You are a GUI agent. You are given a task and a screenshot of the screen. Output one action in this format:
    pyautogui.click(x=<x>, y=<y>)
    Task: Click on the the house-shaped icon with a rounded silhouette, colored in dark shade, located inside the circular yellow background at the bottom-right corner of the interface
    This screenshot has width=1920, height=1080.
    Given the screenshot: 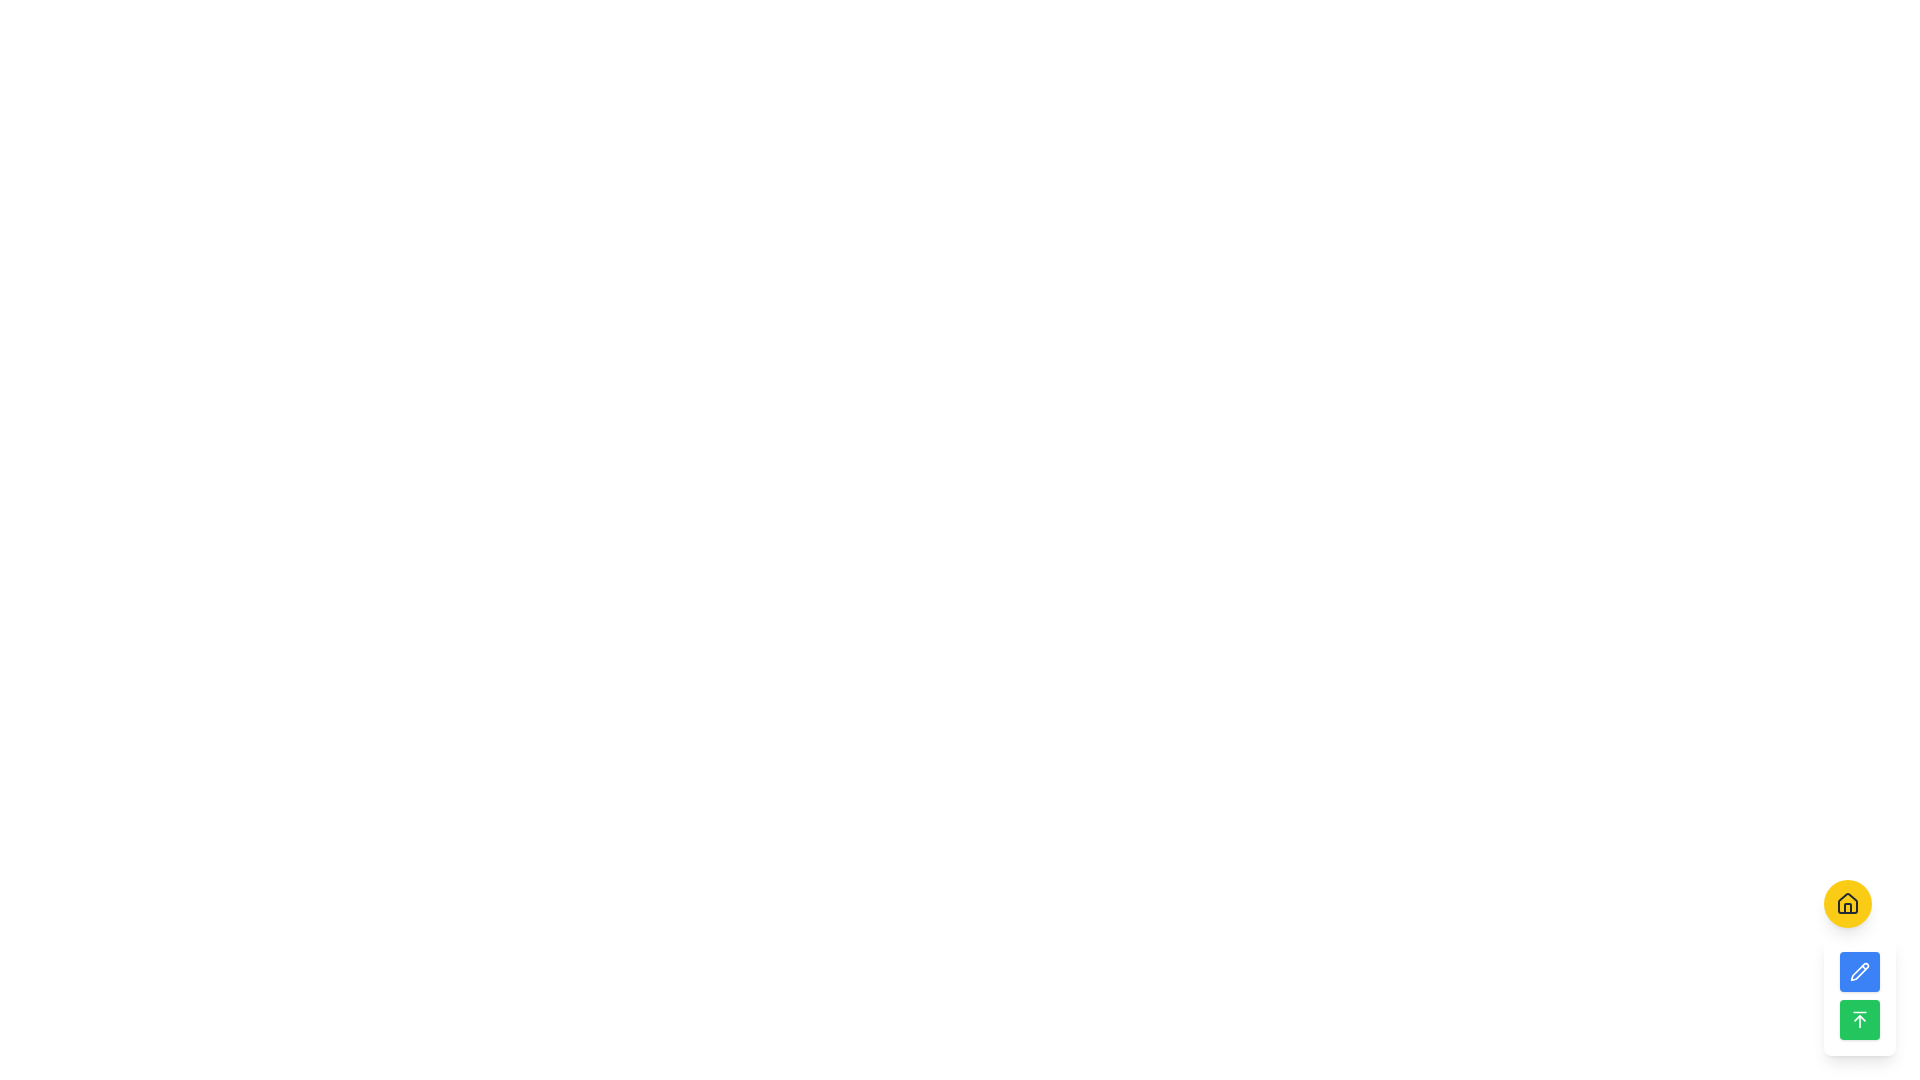 What is the action you would take?
    pyautogui.click(x=1847, y=903)
    